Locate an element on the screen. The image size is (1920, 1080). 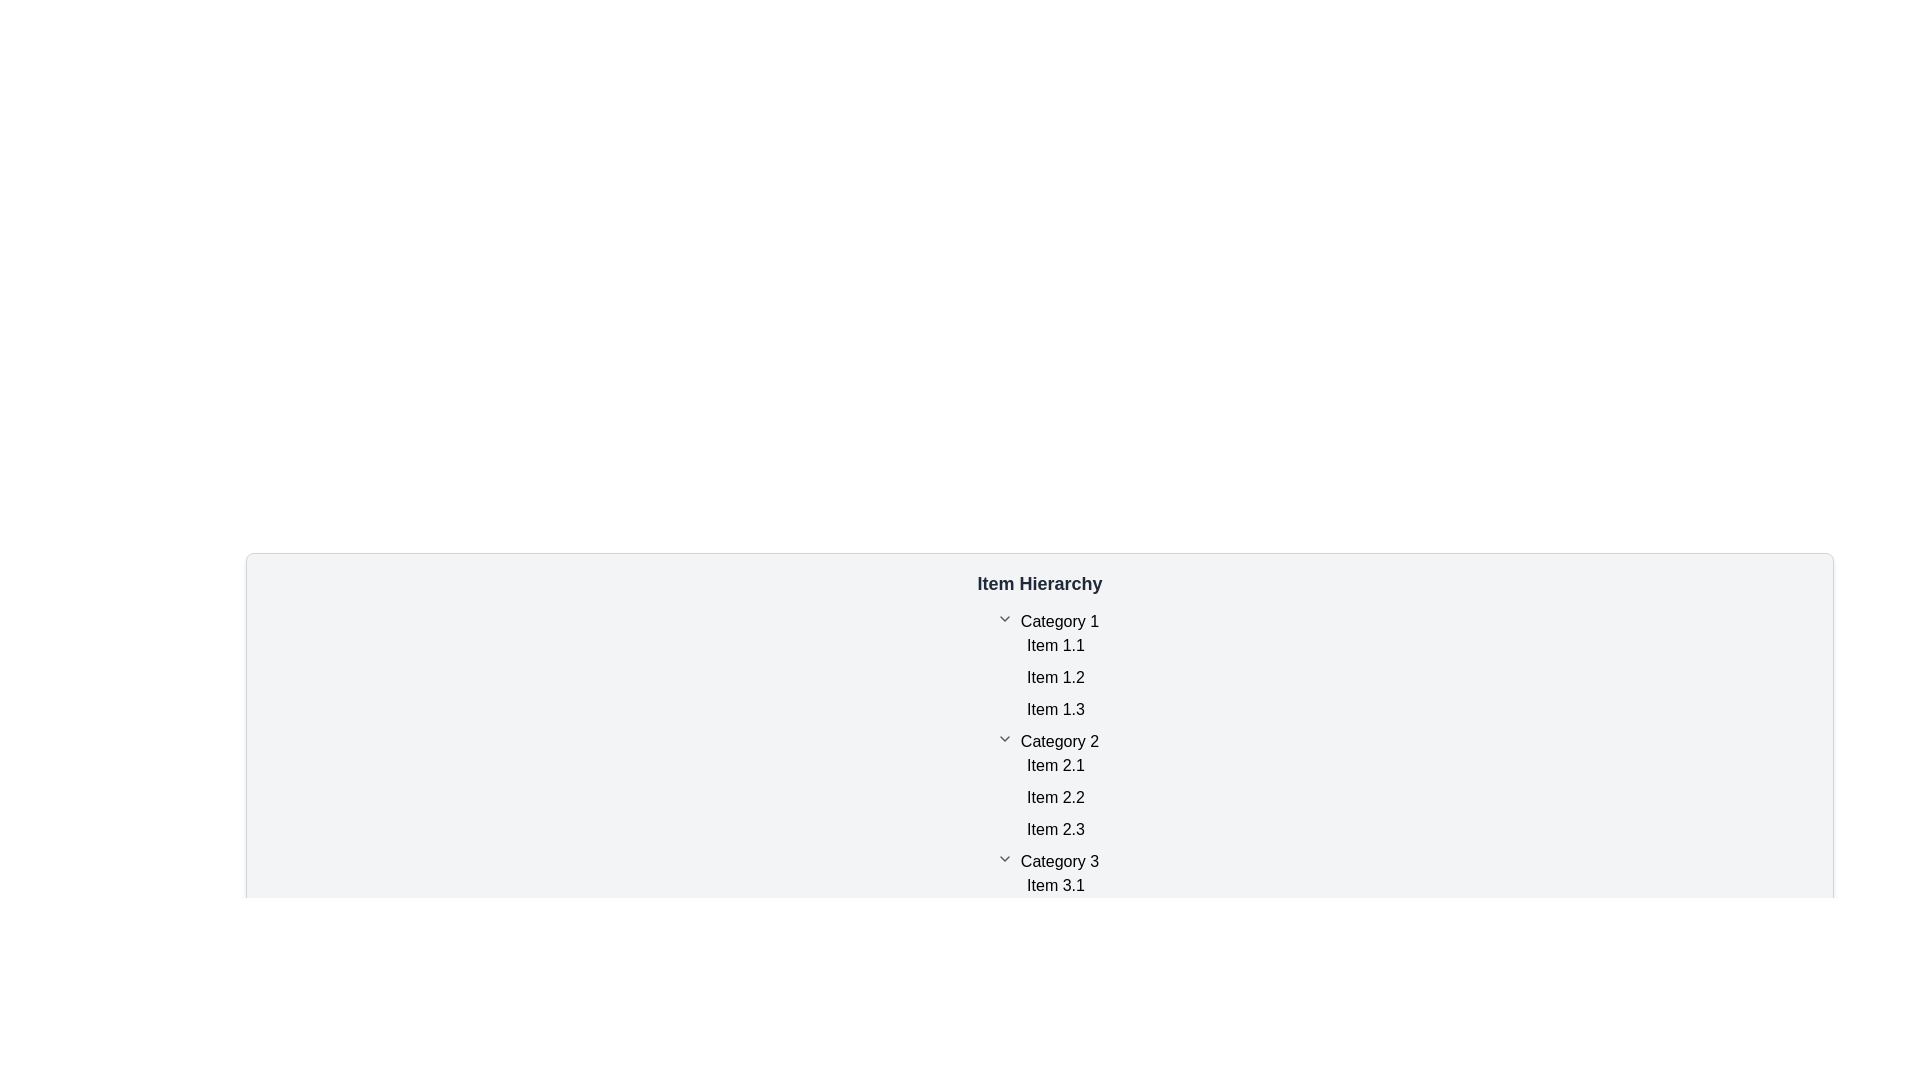
the static label displaying 'Item 1.1', which is the first item under 'Category 1' in the hierarchical list is located at coordinates (1055, 645).